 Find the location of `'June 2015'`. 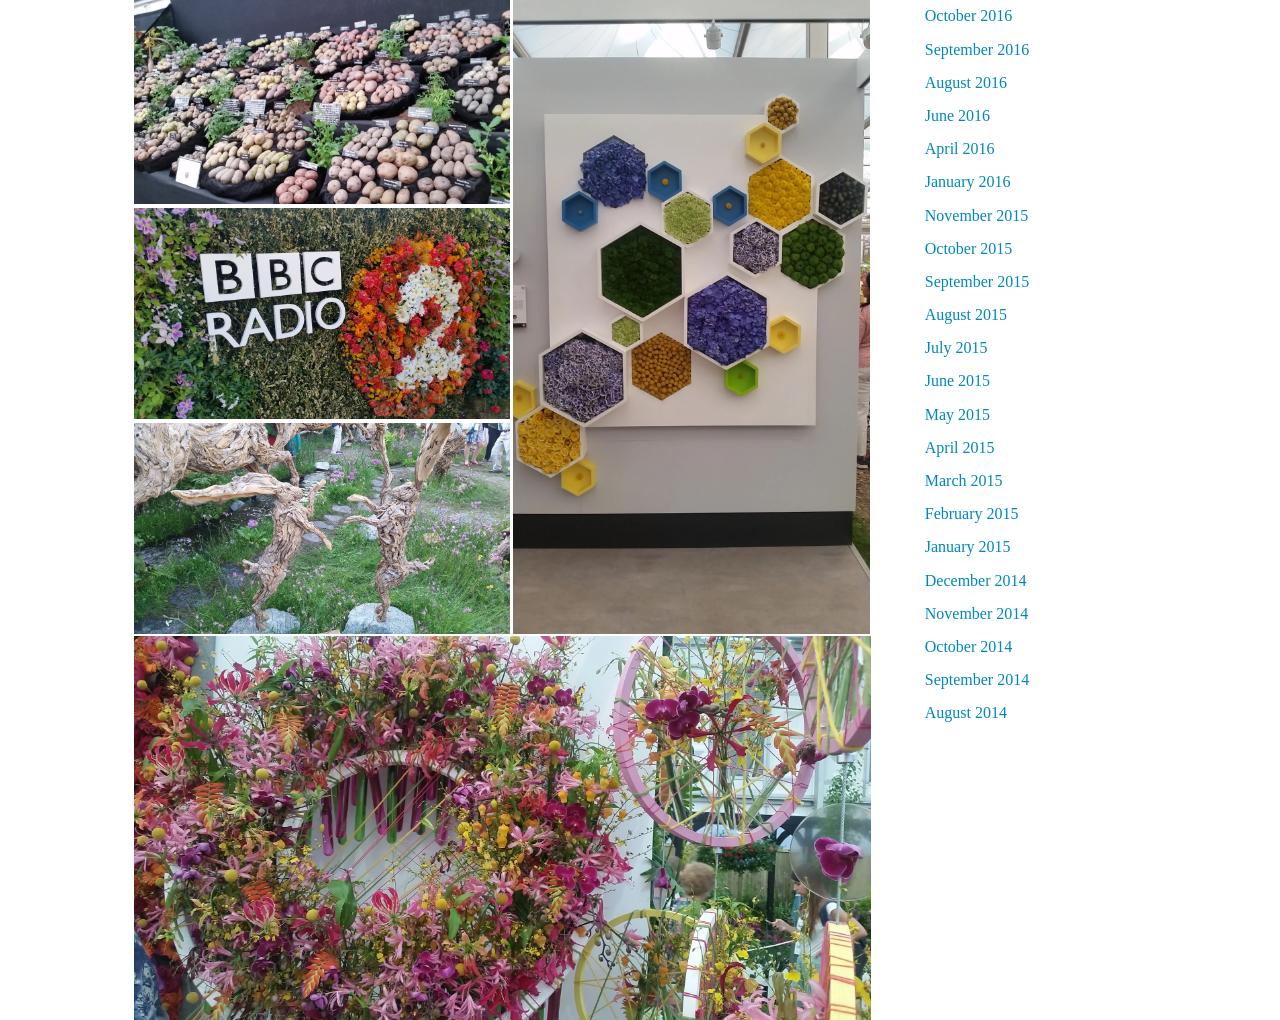

'June 2015' is located at coordinates (956, 379).